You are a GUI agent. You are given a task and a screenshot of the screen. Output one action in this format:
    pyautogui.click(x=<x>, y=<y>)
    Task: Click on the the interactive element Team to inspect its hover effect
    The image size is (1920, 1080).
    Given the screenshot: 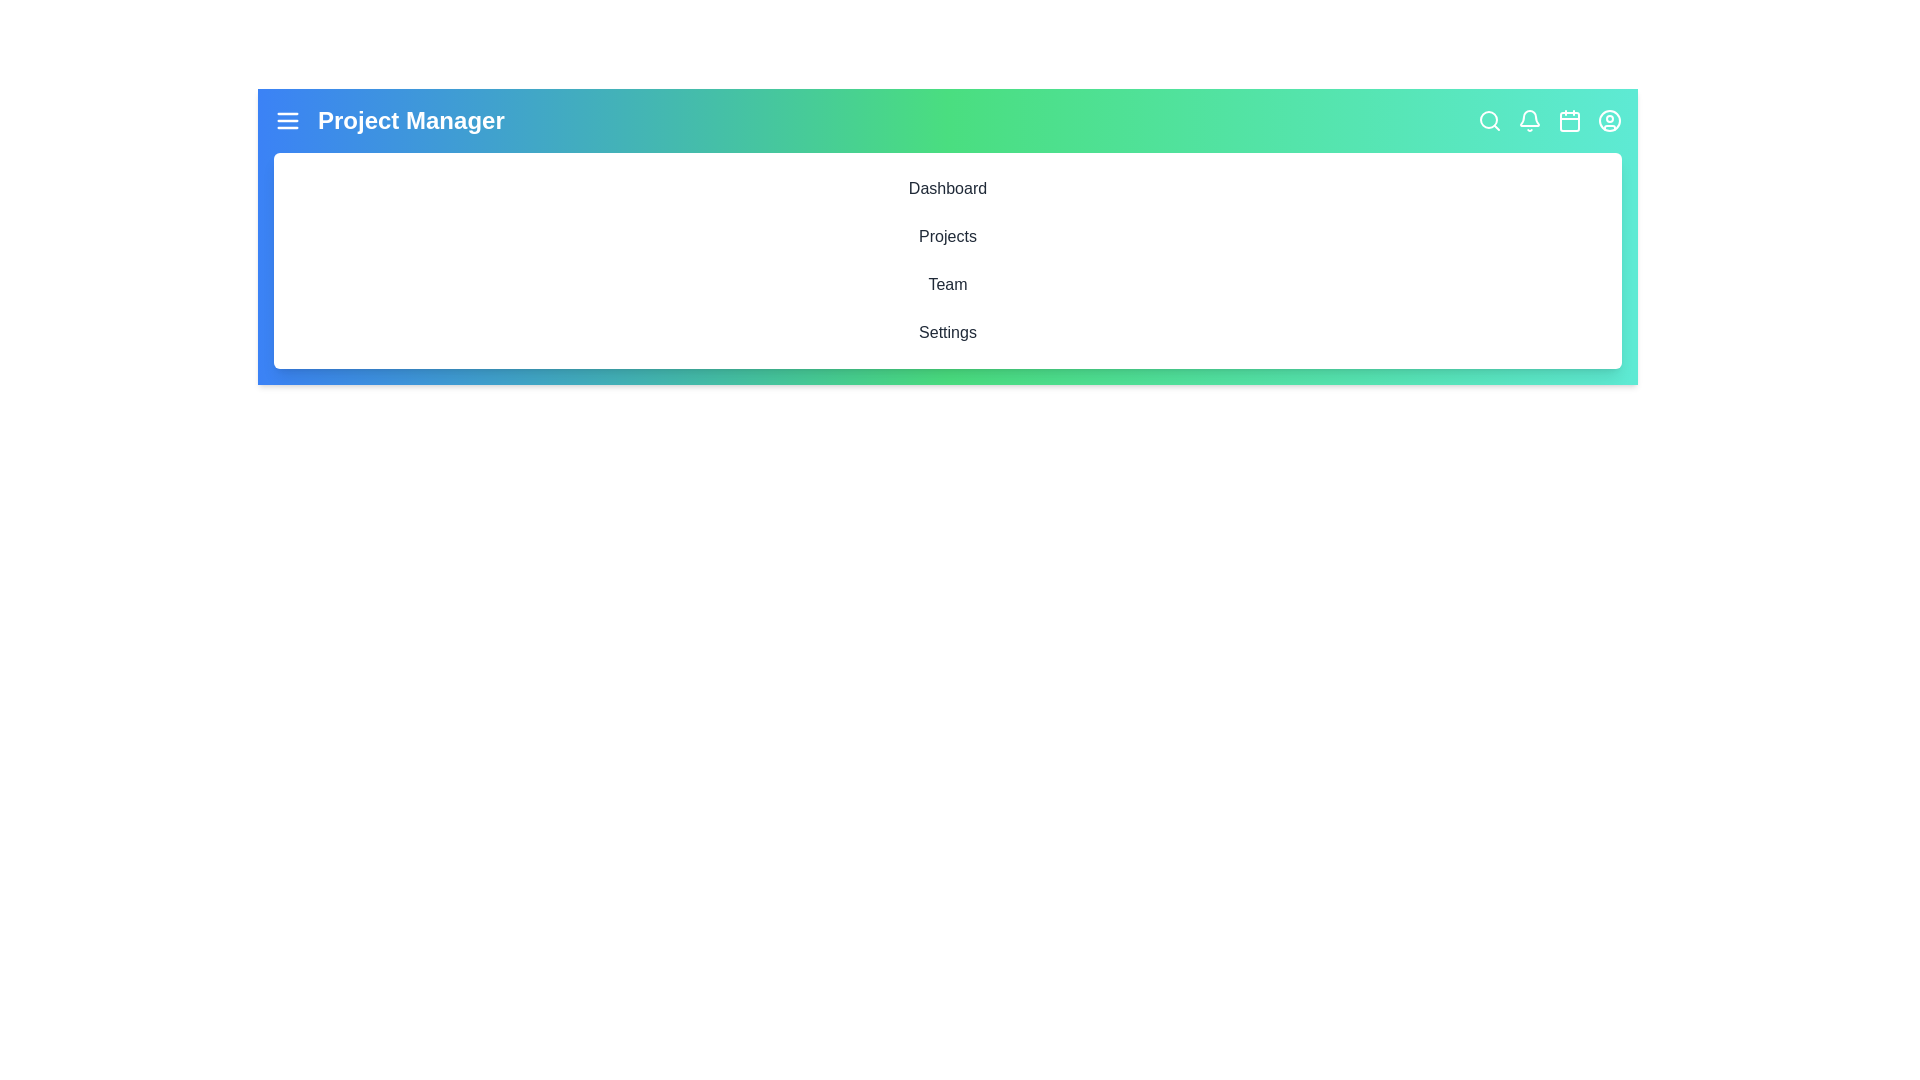 What is the action you would take?
    pyautogui.click(x=947, y=285)
    